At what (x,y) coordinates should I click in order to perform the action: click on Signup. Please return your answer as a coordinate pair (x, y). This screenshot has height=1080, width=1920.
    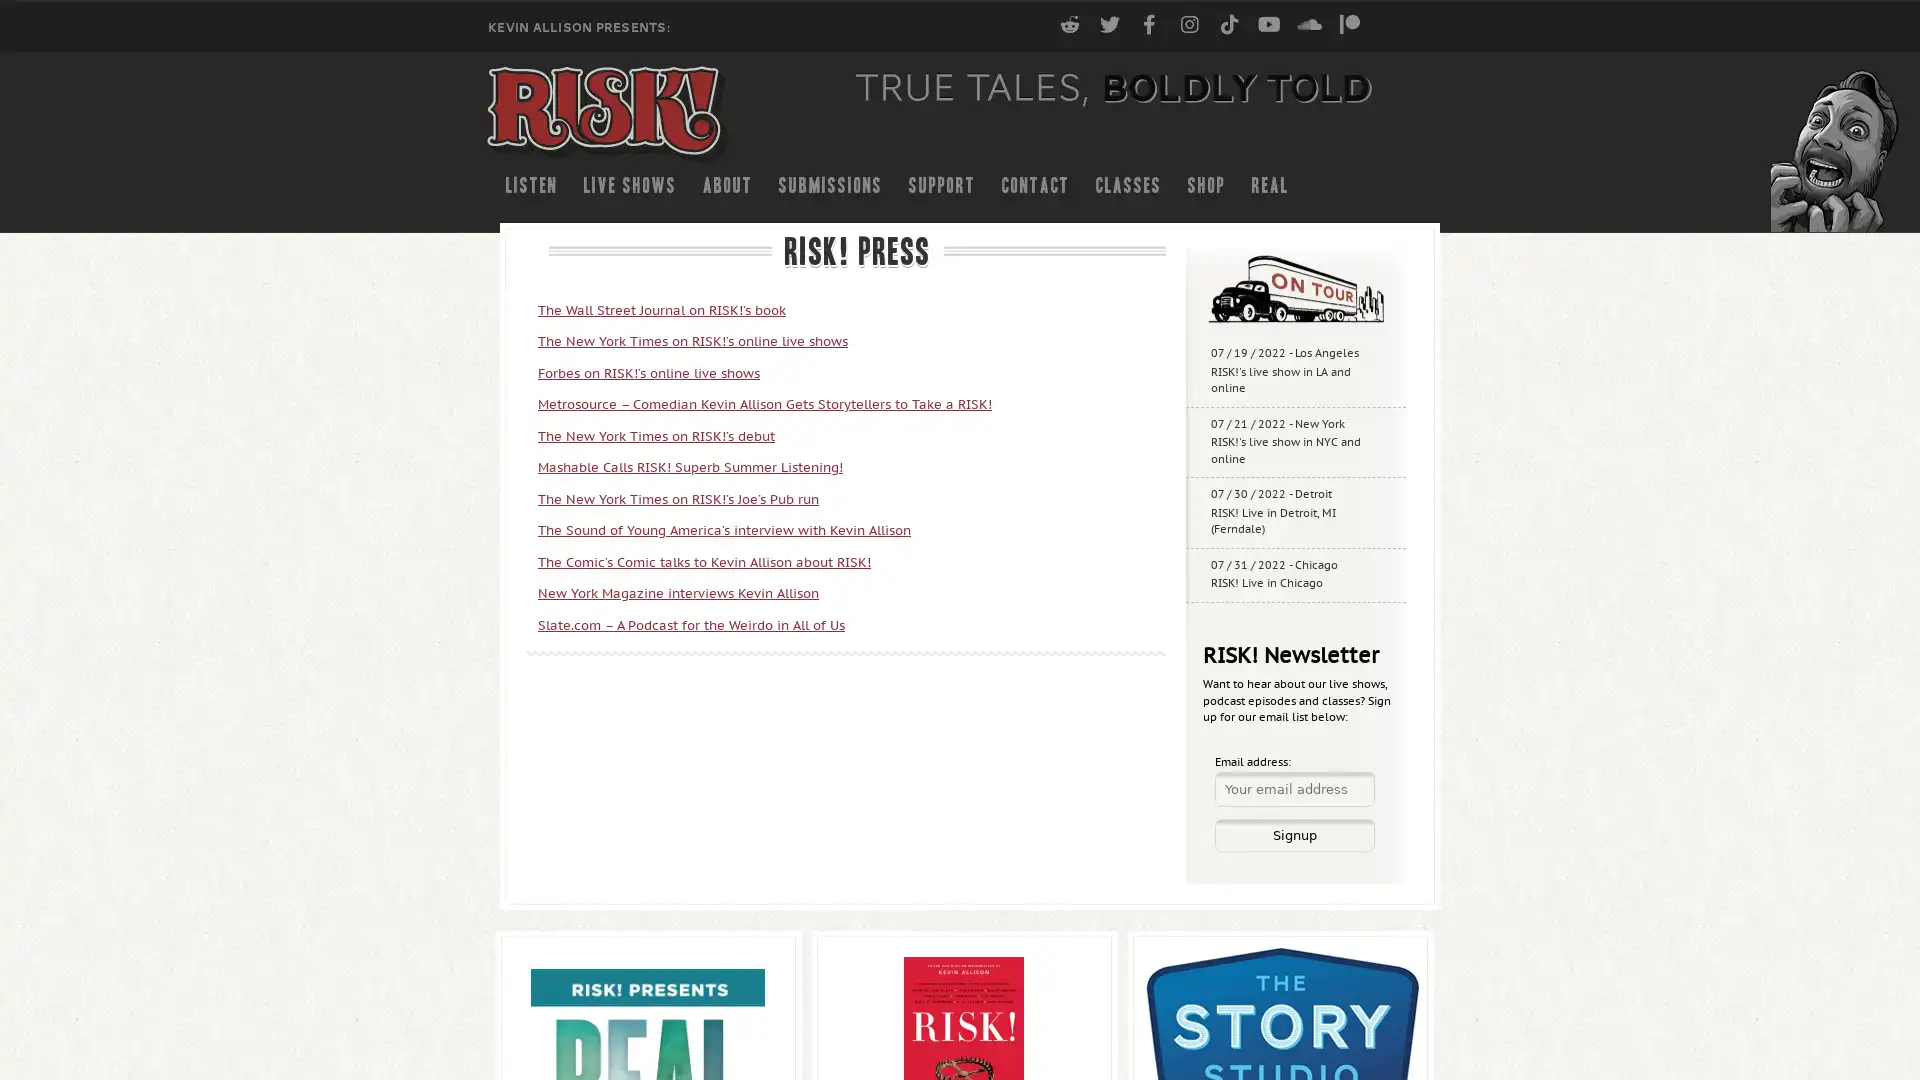
    Looking at the image, I should click on (1295, 834).